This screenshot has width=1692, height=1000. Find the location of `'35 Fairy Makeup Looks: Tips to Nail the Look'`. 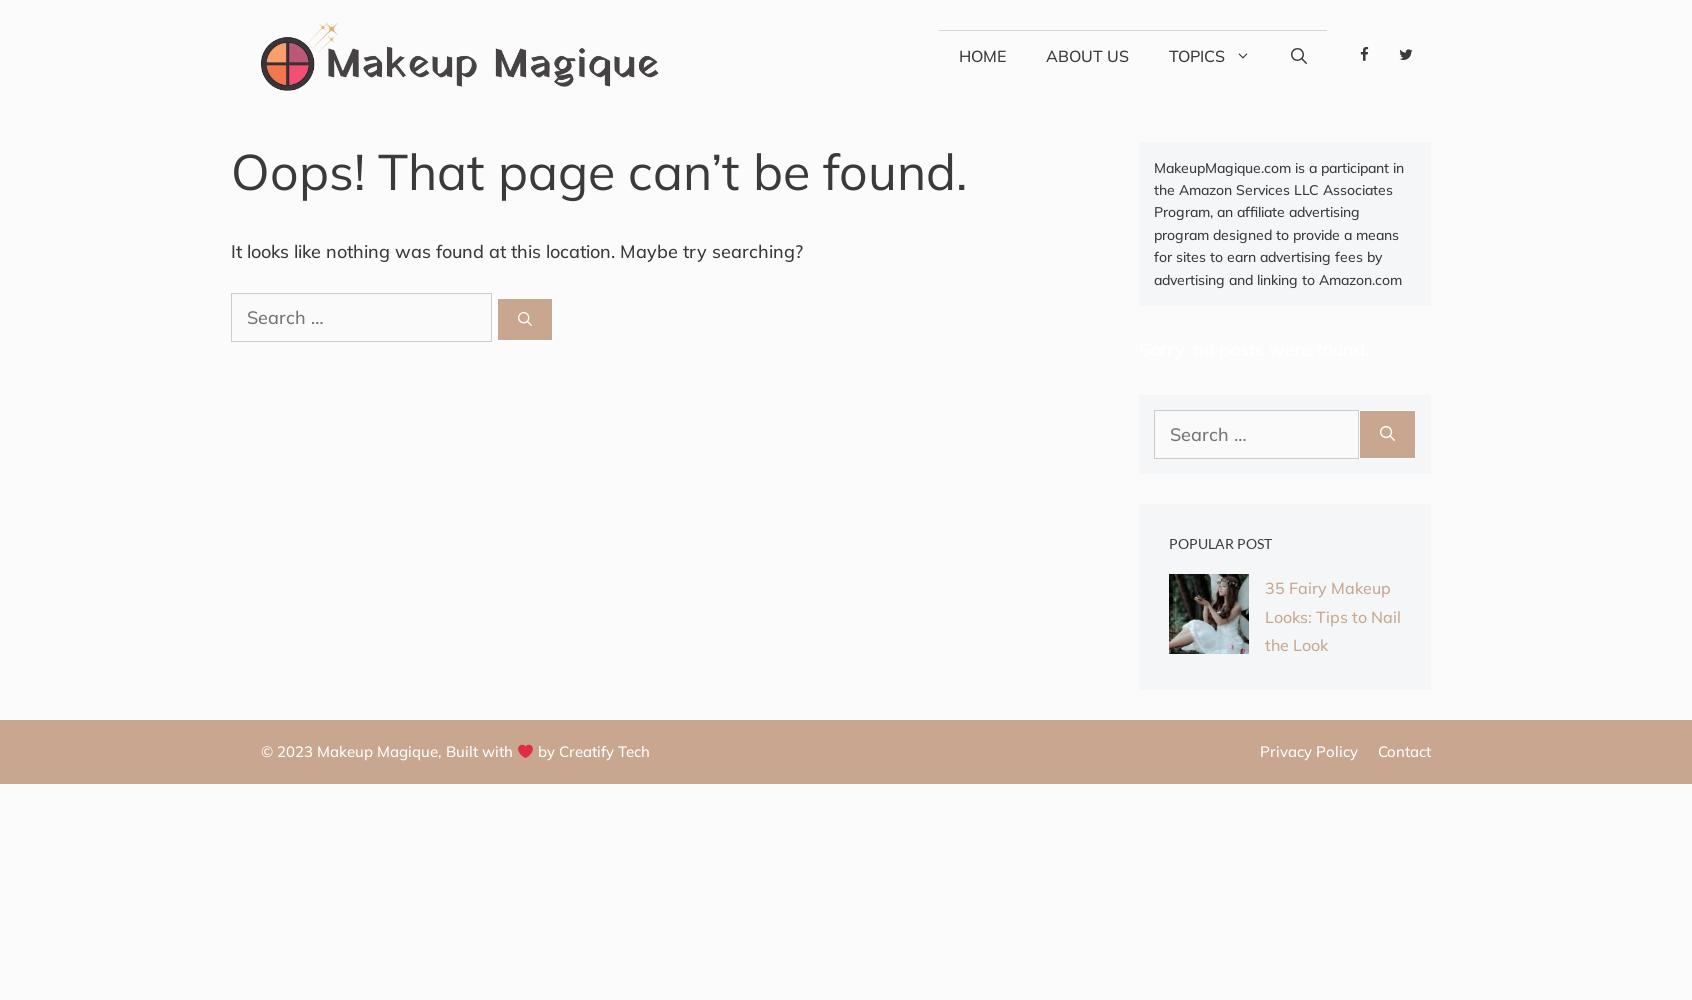

'35 Fairy Makeup Looks: Tips to Nail the Look' is located at coordinates (1330, 615).